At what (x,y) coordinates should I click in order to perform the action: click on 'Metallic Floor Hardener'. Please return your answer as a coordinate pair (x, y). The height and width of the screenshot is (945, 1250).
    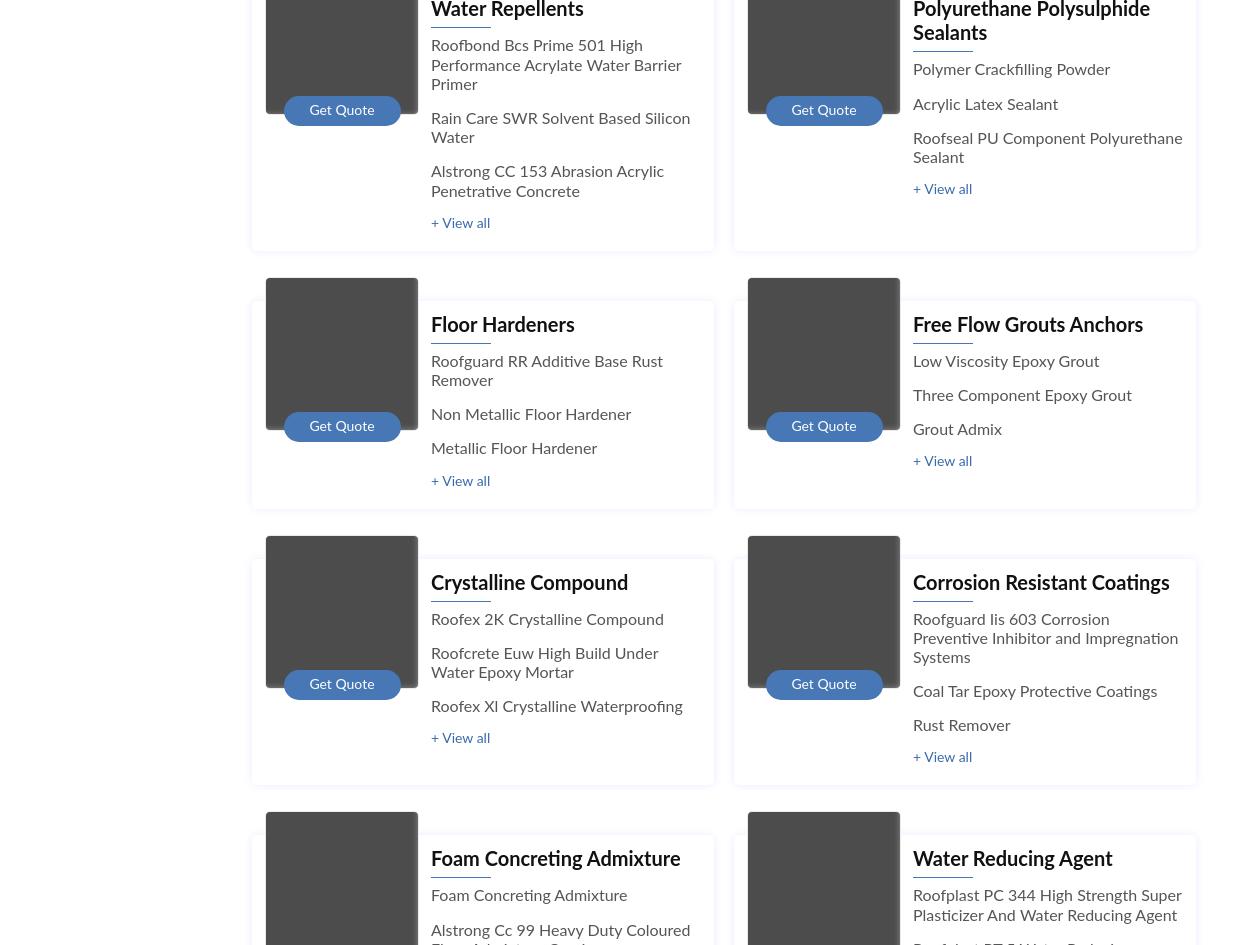
    Looking at the image, I should click on (514, 448).